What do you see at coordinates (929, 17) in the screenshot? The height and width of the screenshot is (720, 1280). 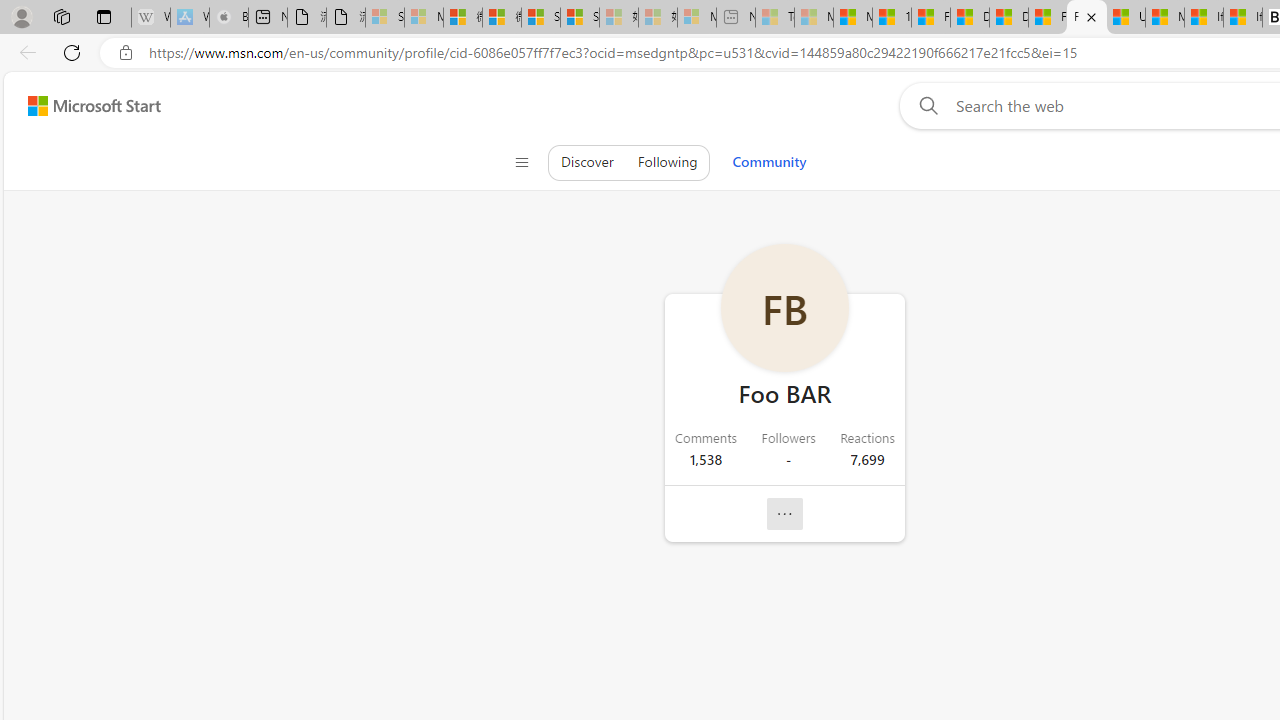 I see `'Food and Drink - MSN'` at bounding box center [929, 17].